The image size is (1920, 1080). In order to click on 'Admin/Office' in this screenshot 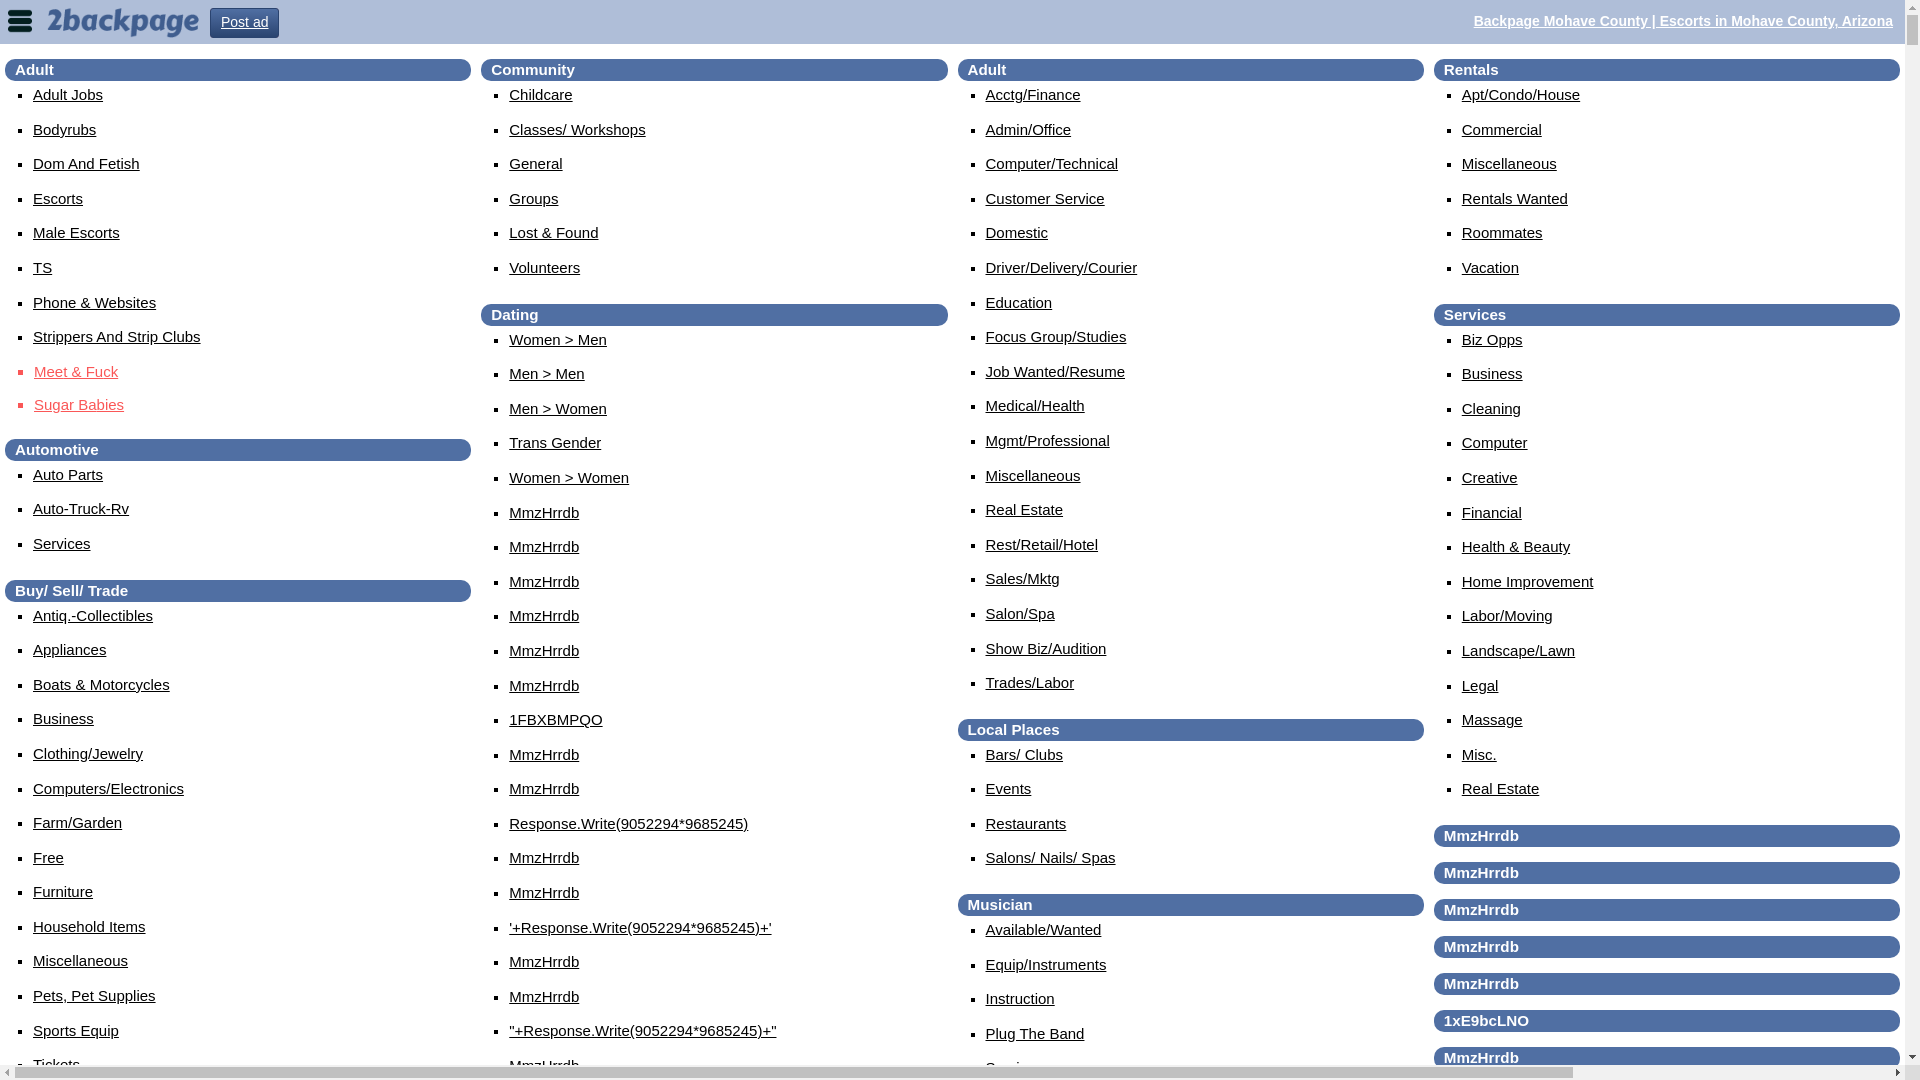, I will do `click(1028, 129)`.